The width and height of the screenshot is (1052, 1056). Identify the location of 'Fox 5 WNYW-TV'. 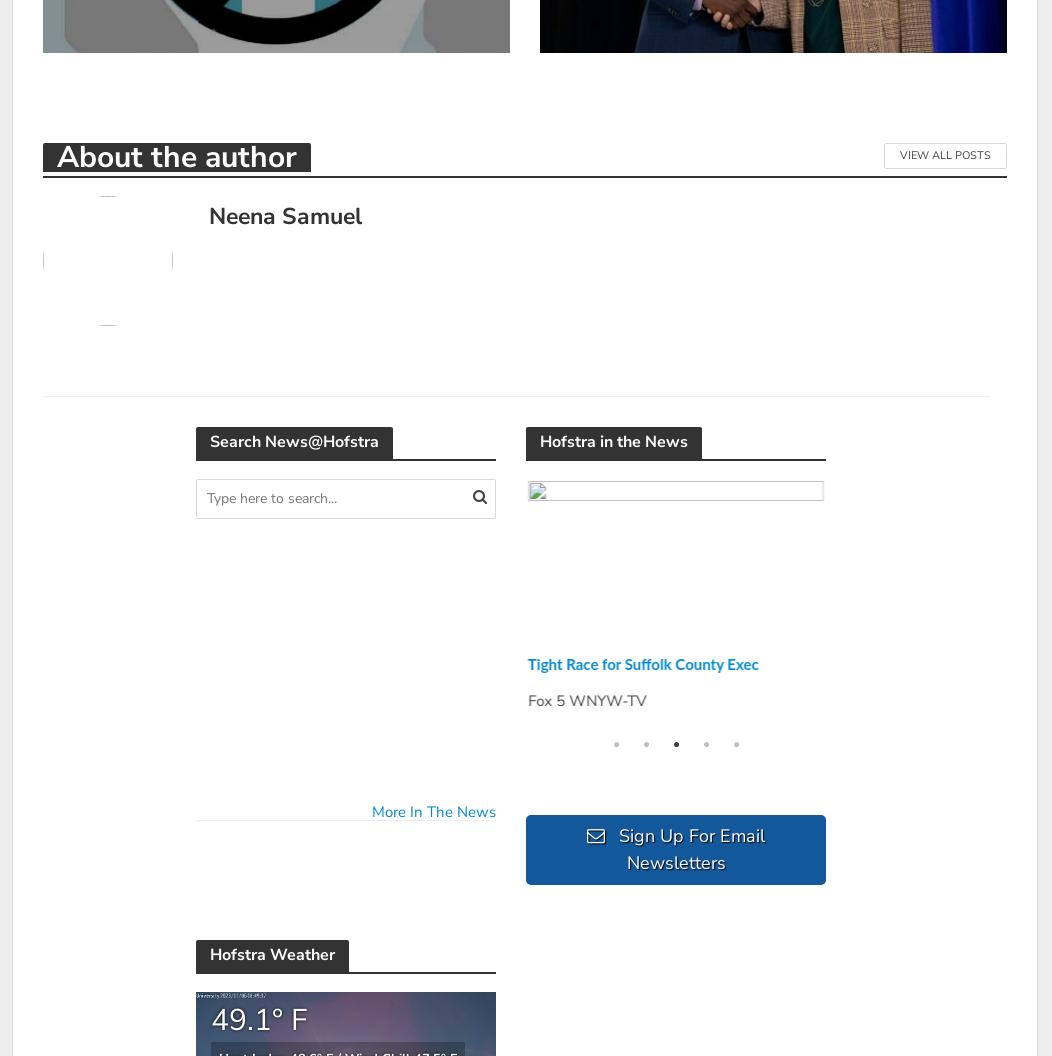
(586, 700).